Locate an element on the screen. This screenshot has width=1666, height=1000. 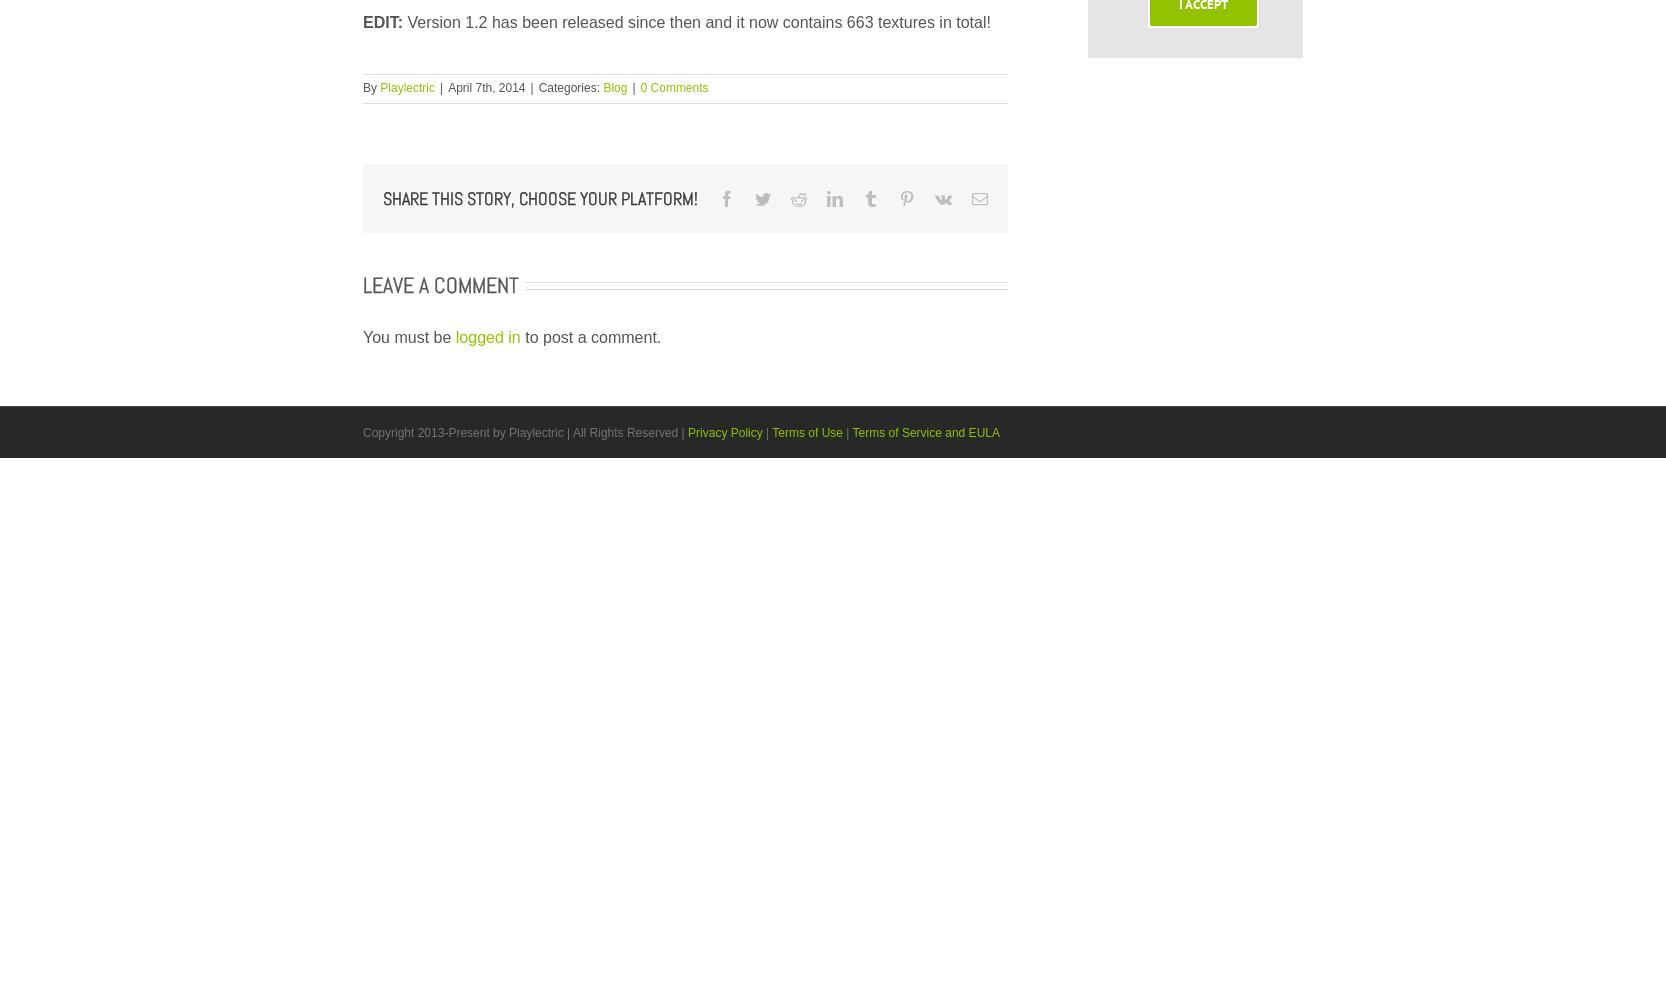
'Privacy Policy' is located at coordinates (725, 432).